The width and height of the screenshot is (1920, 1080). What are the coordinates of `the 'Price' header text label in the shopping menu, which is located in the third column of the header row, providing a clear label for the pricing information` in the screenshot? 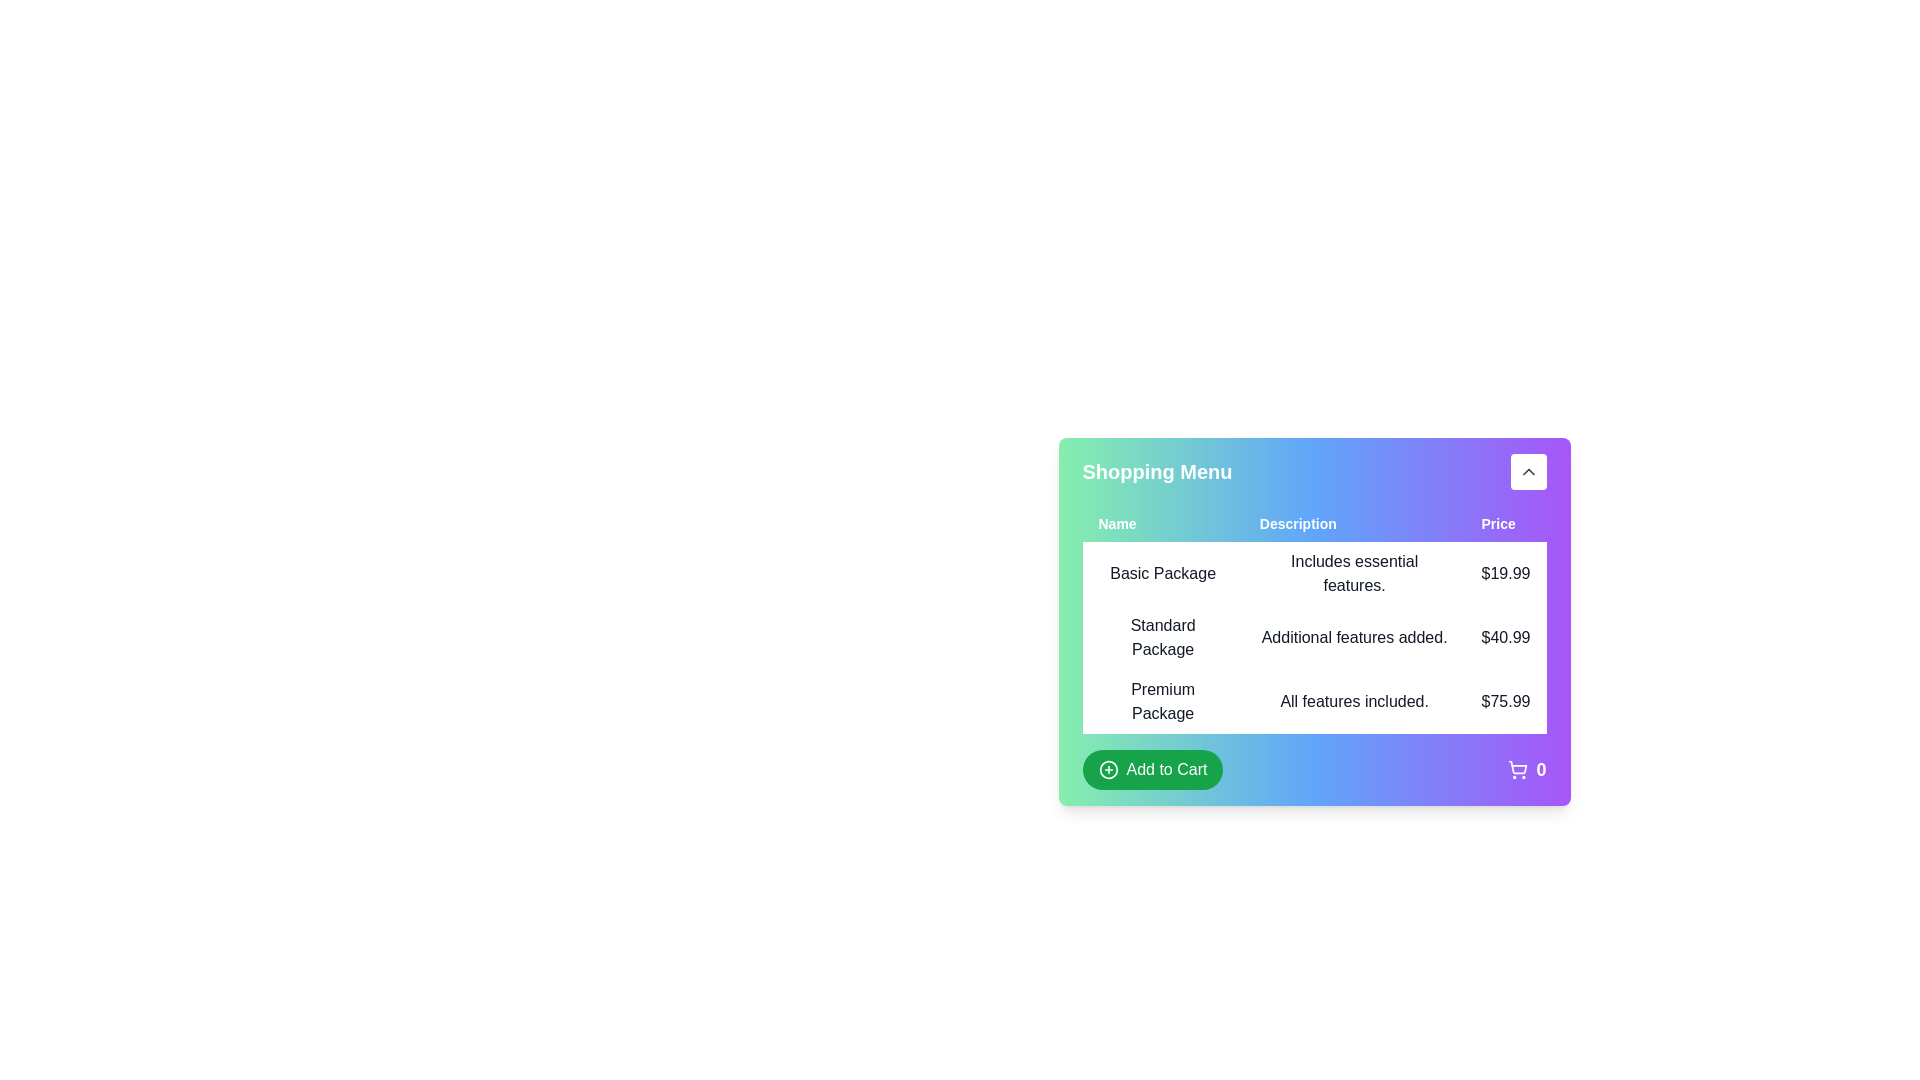 It's located at (1506, 523).